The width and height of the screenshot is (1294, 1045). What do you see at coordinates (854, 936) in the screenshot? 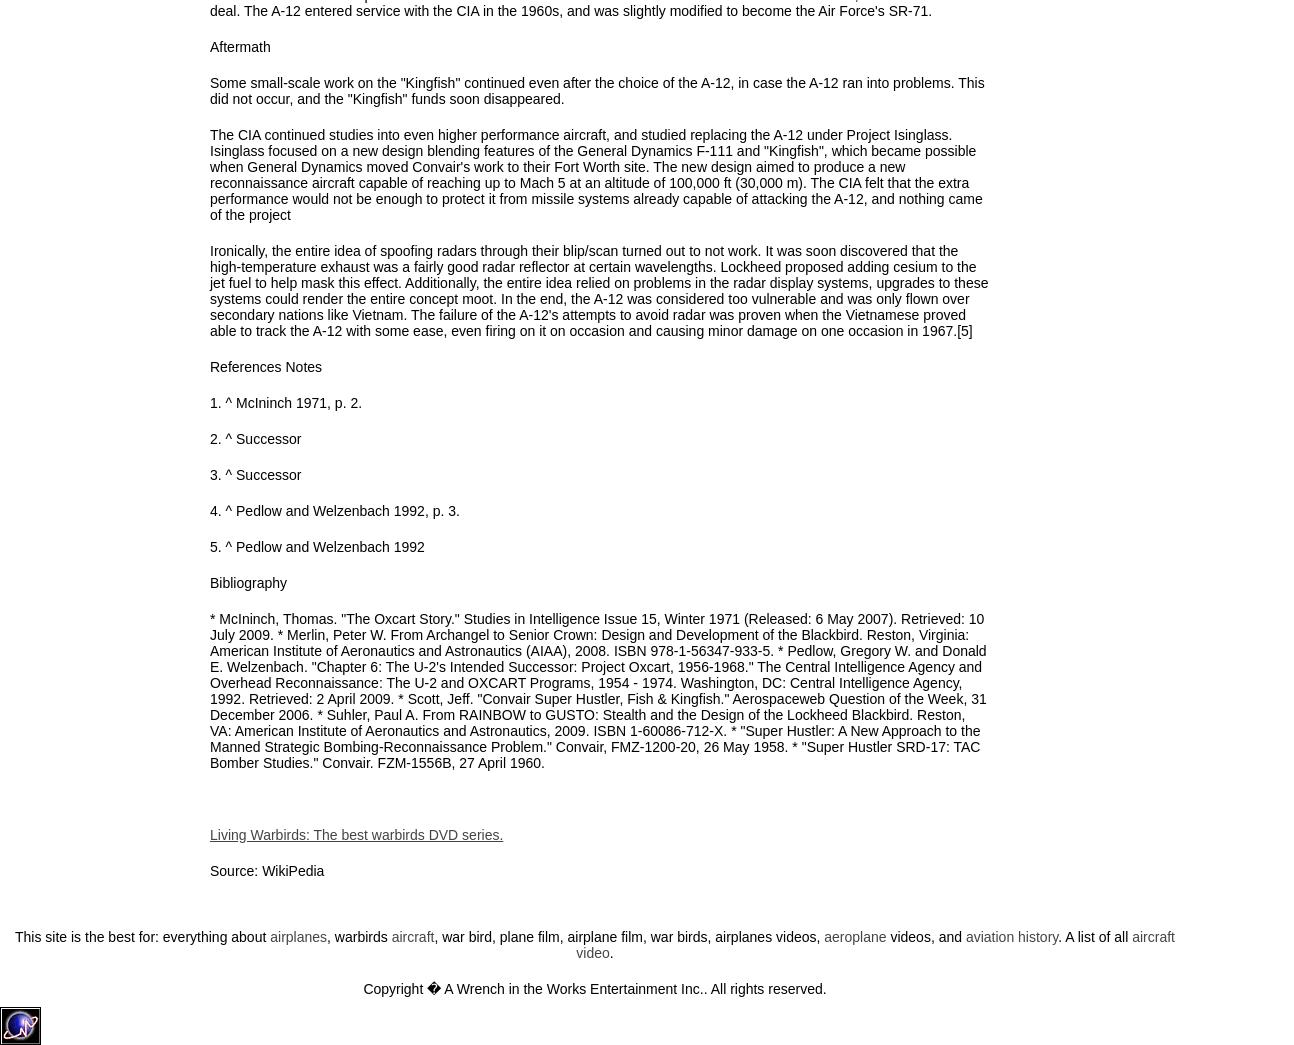
I see `'aeroplane'` at bounding box center [854, 936].